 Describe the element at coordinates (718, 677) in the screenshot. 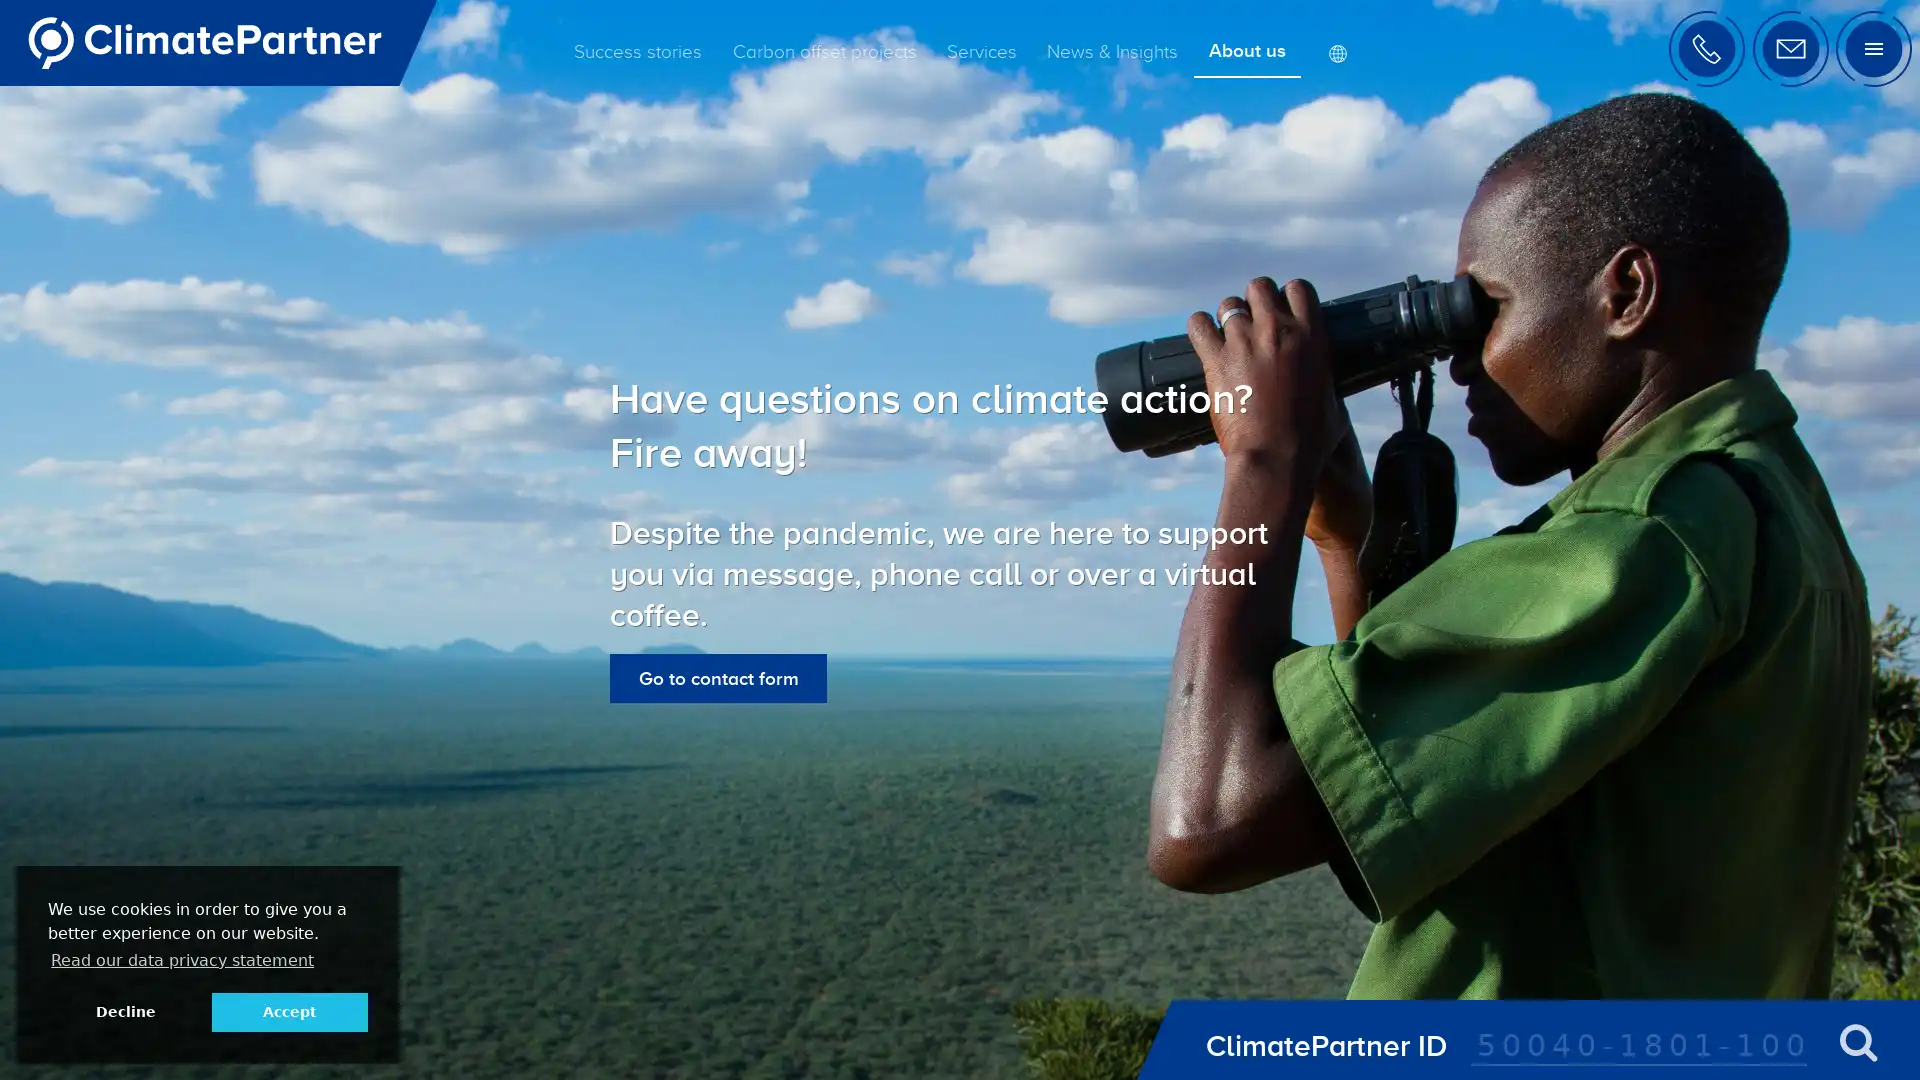

I see `Go to contact form` at that location.